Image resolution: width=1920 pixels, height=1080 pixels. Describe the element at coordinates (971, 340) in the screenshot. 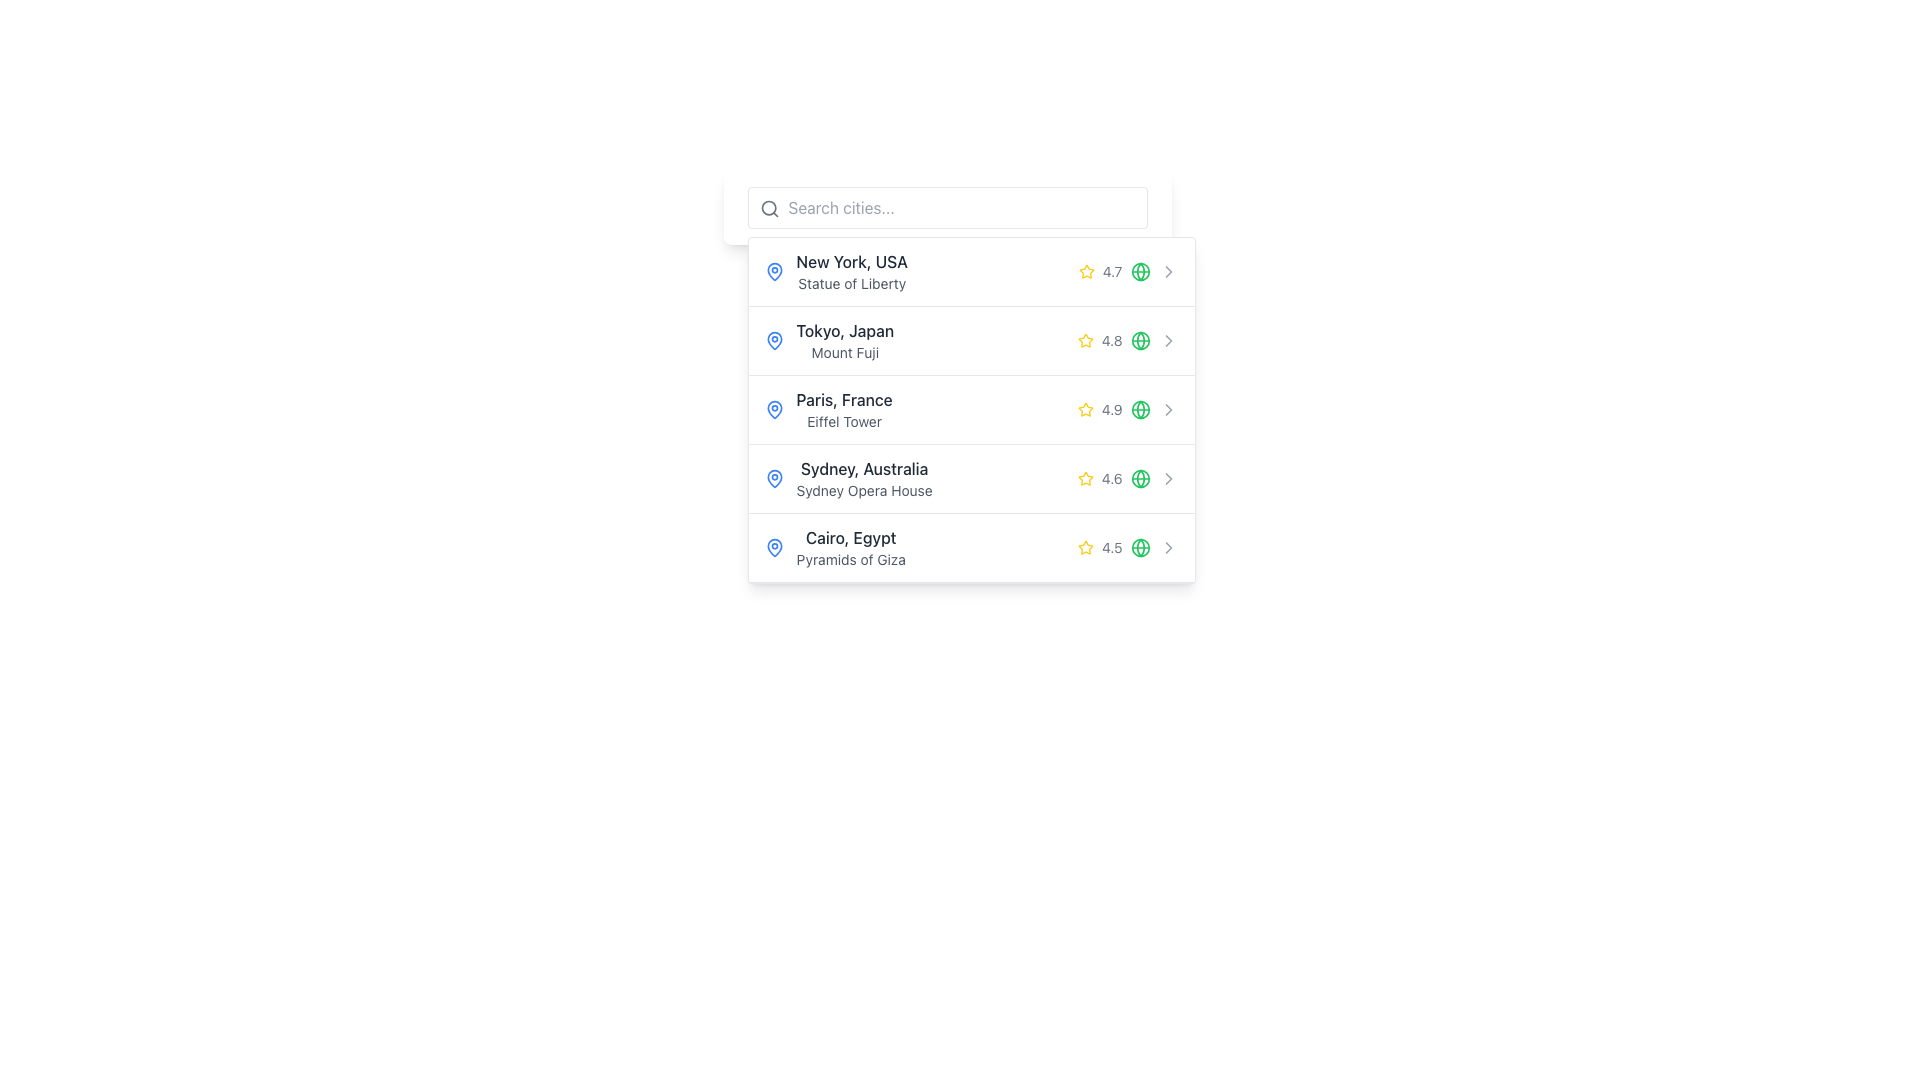

I see `the second list item representing Tokyo, Japan in the dropdown menu` at that location.